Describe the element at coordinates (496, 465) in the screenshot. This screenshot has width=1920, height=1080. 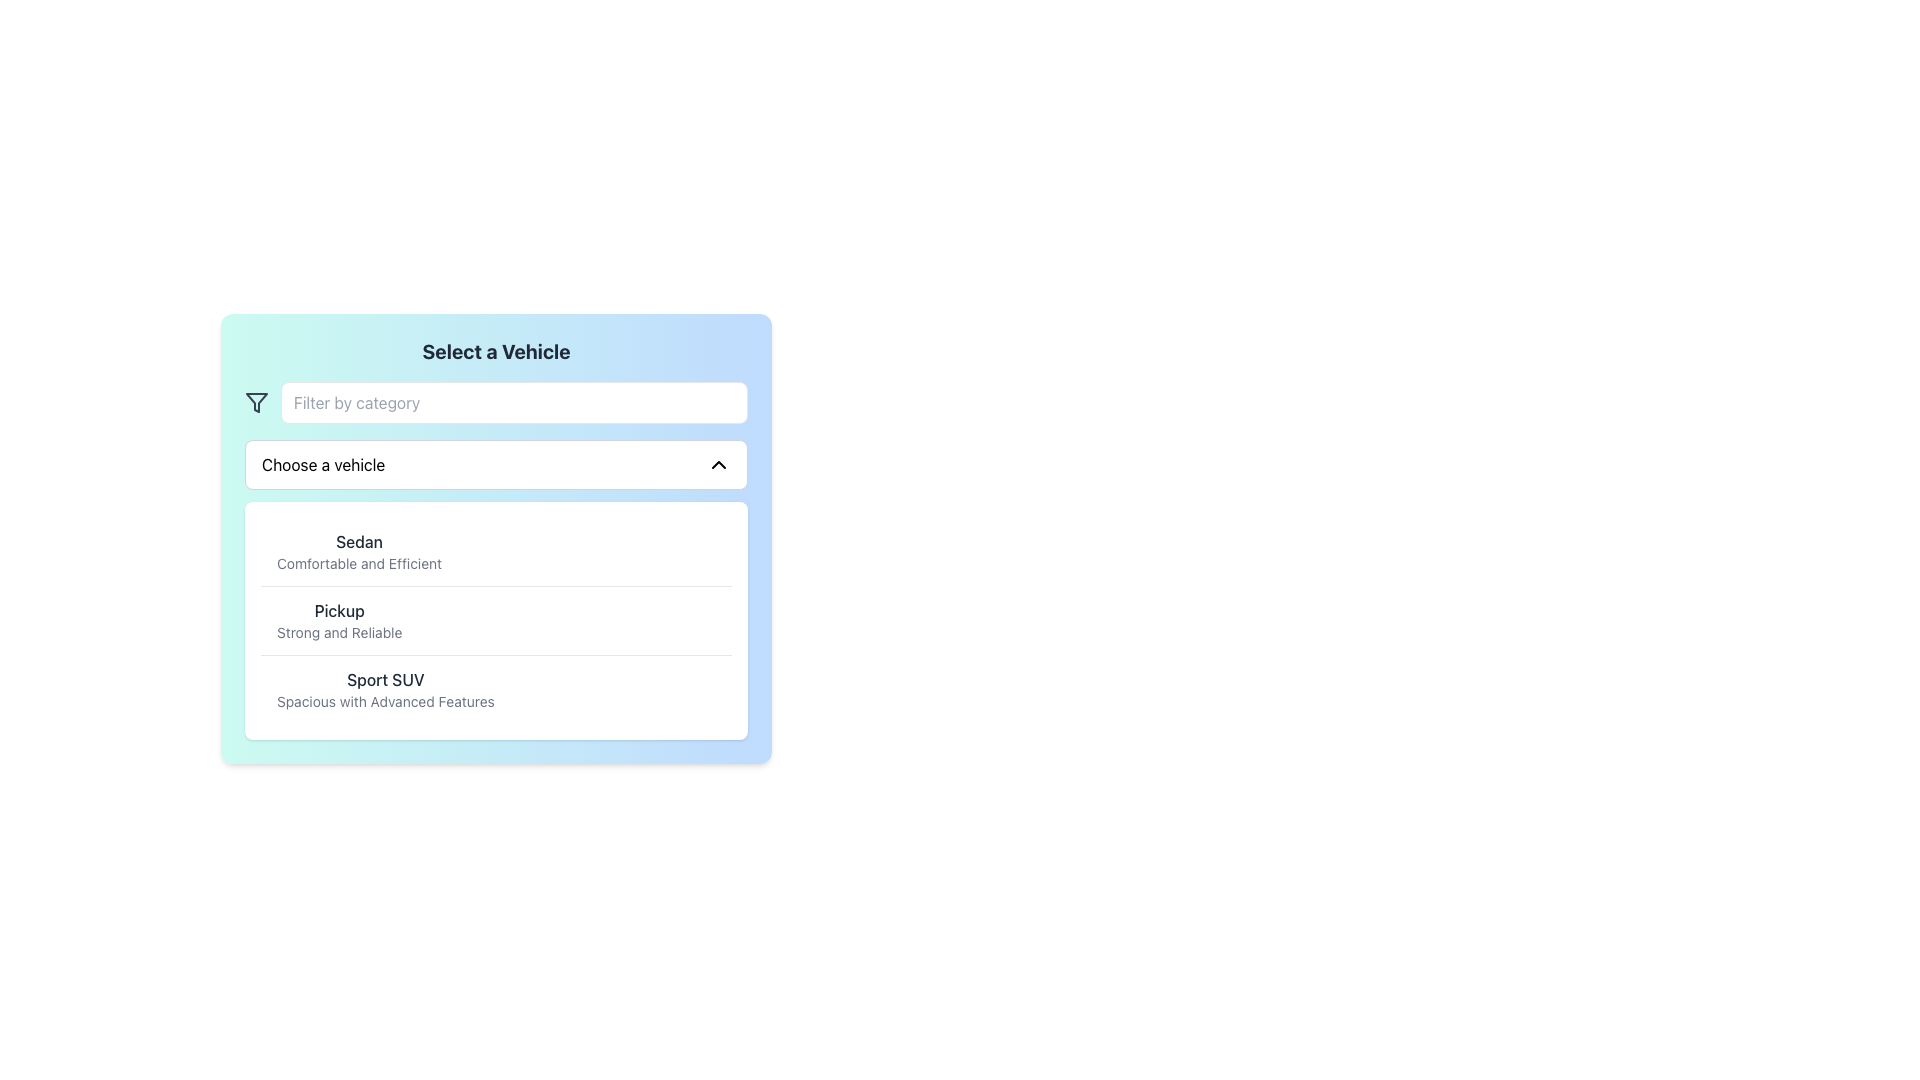
I see `the Dropdown trigger button labeled 'Choose a vehicle' which is positioned beneath the 'Filter by category' input field and above the vehicle options list` at that location.